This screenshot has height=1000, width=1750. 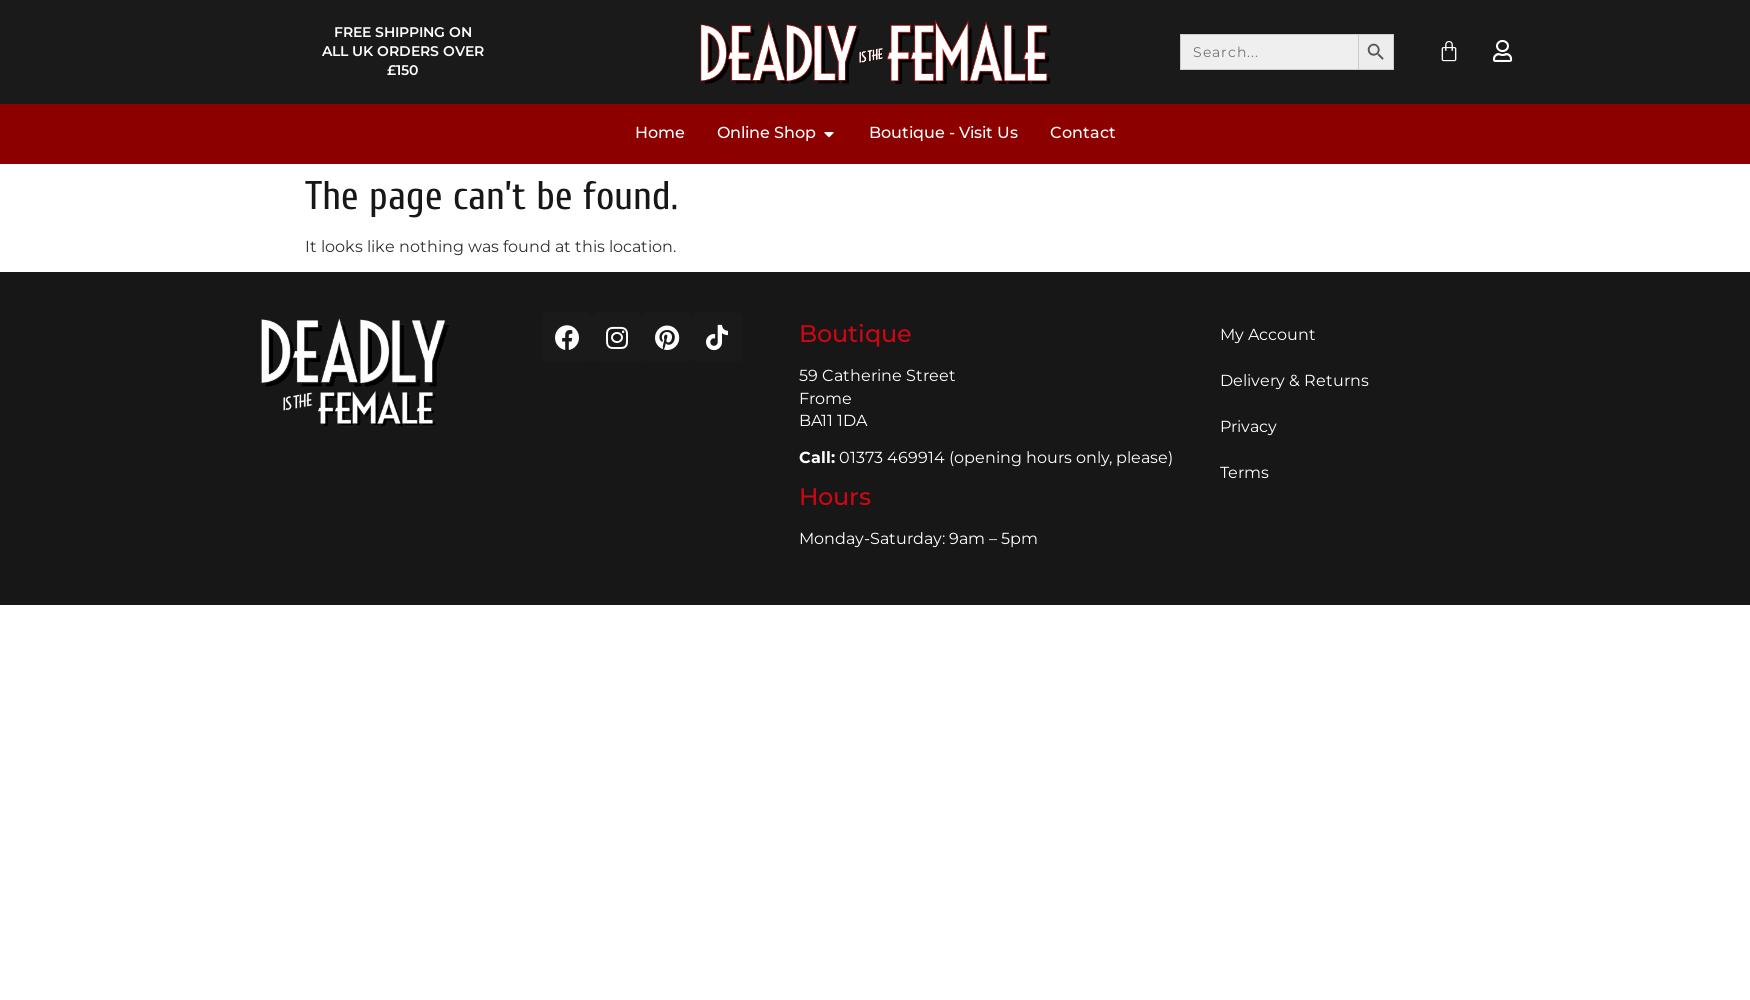 What do you see at coordinates (491, 194) in the screenshot?
I see `'The page can’t be found.'` at bounding box center [491, 194].